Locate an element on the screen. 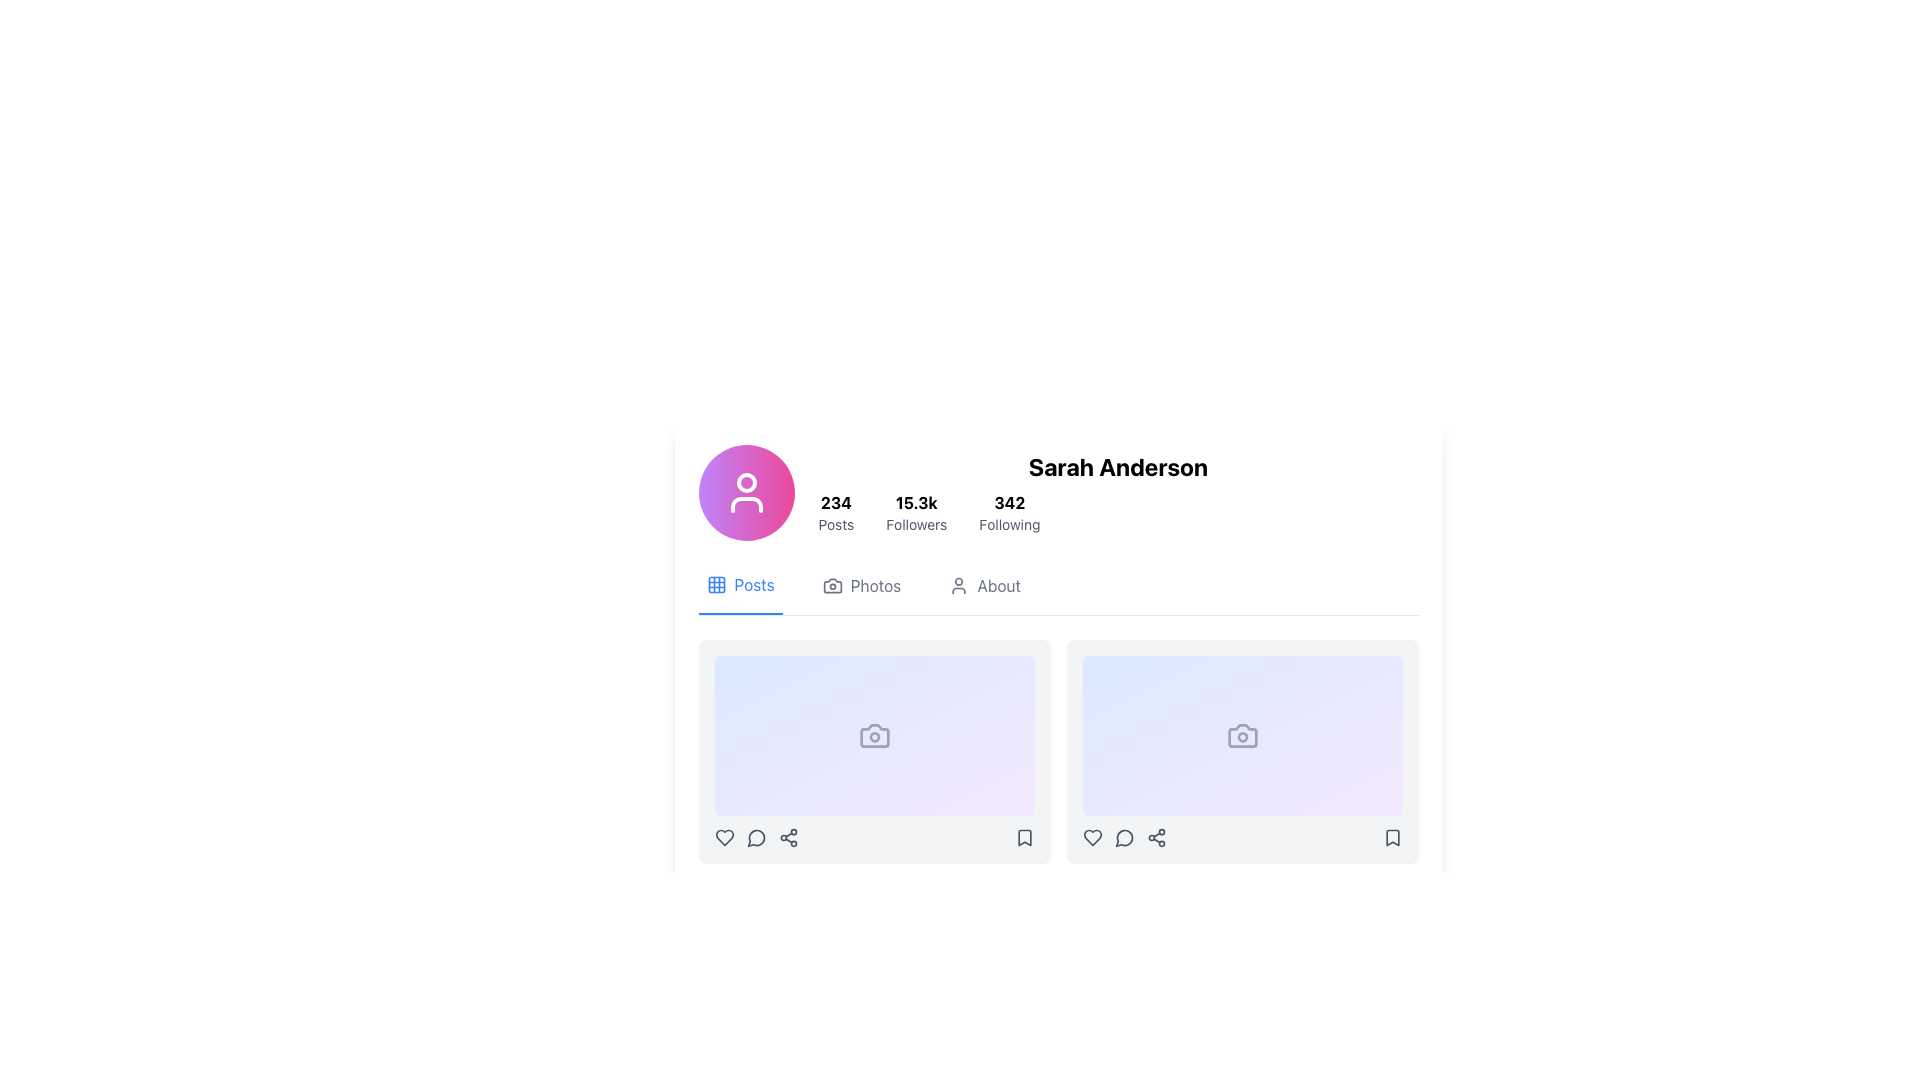 Image resolution: width=1920 pixels, height=1080 pixels. the leftmost navigation button labeled 'Posts' is located at coordinates (739, 593).